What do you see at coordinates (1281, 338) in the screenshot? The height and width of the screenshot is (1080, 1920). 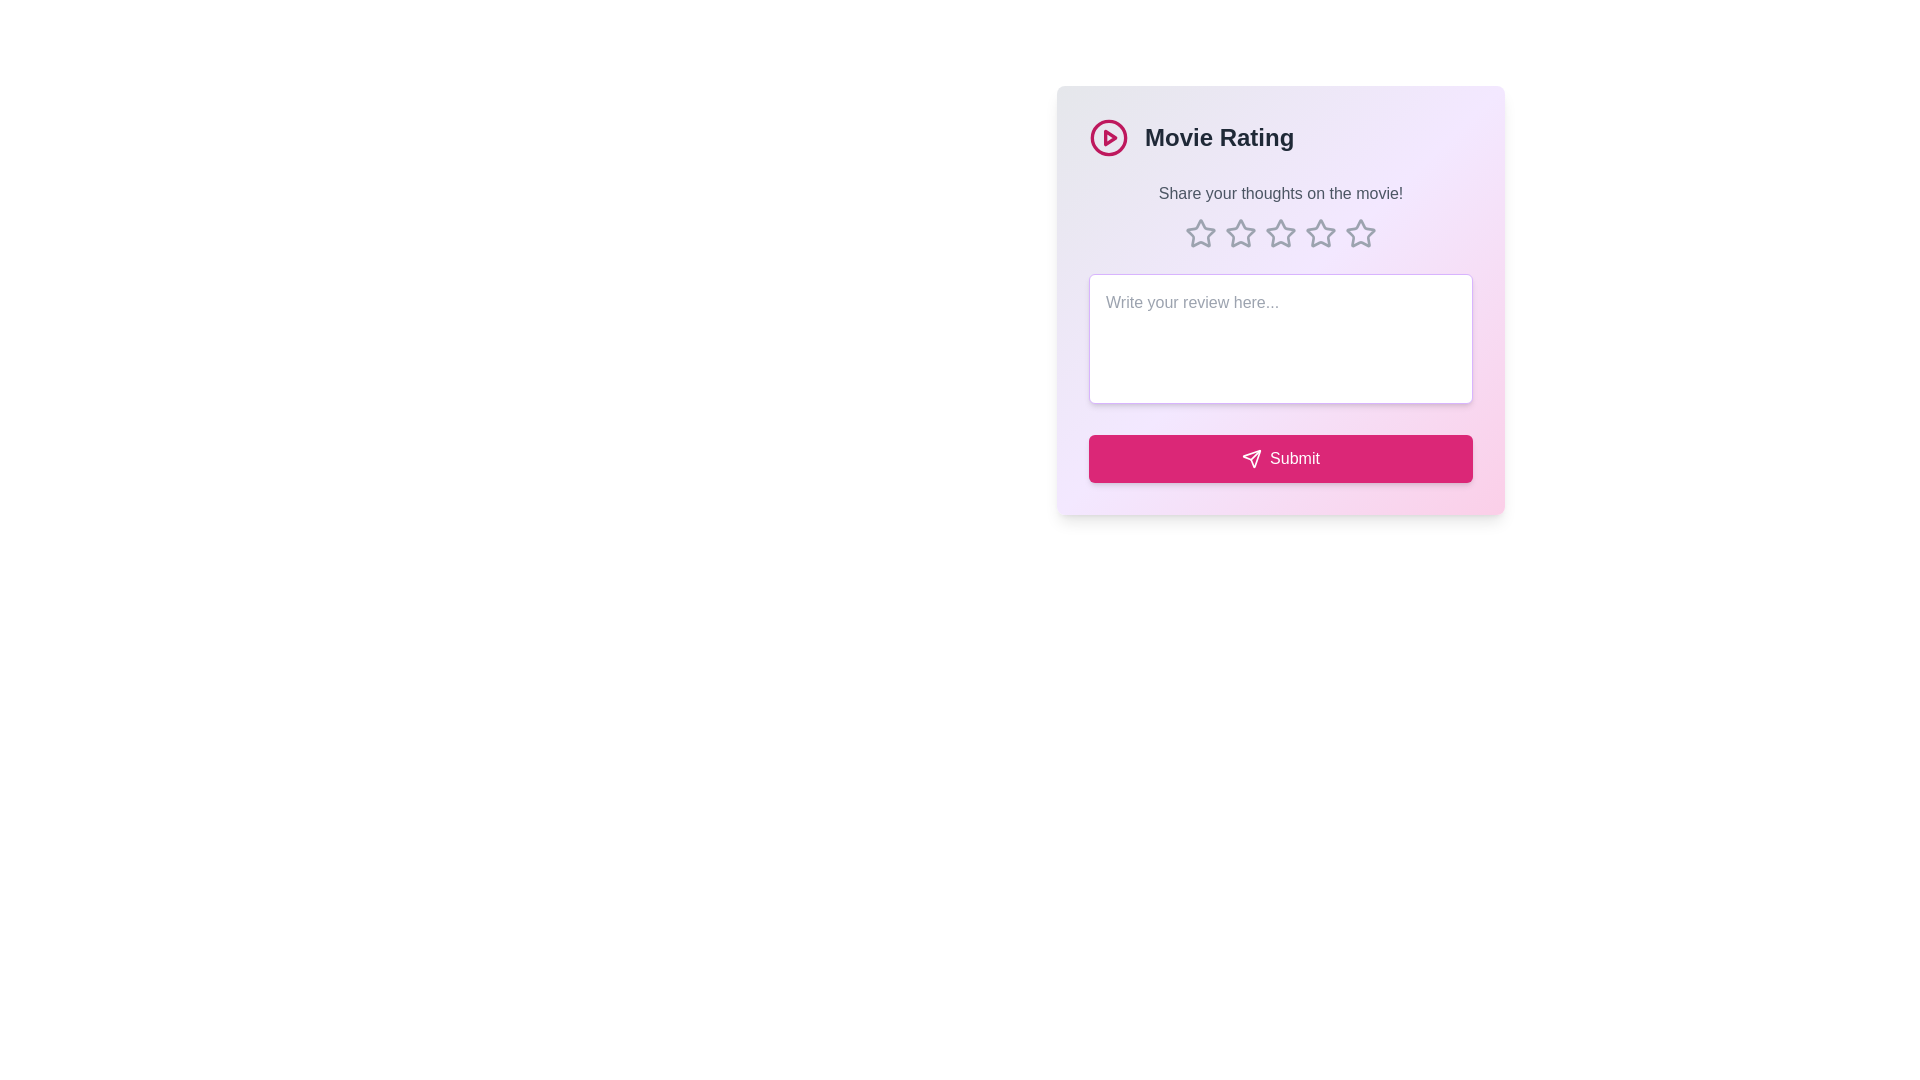 I see `the textarea for user feedback located above the 'Submit' button to focus on it` at bounding box center [1281, 338].